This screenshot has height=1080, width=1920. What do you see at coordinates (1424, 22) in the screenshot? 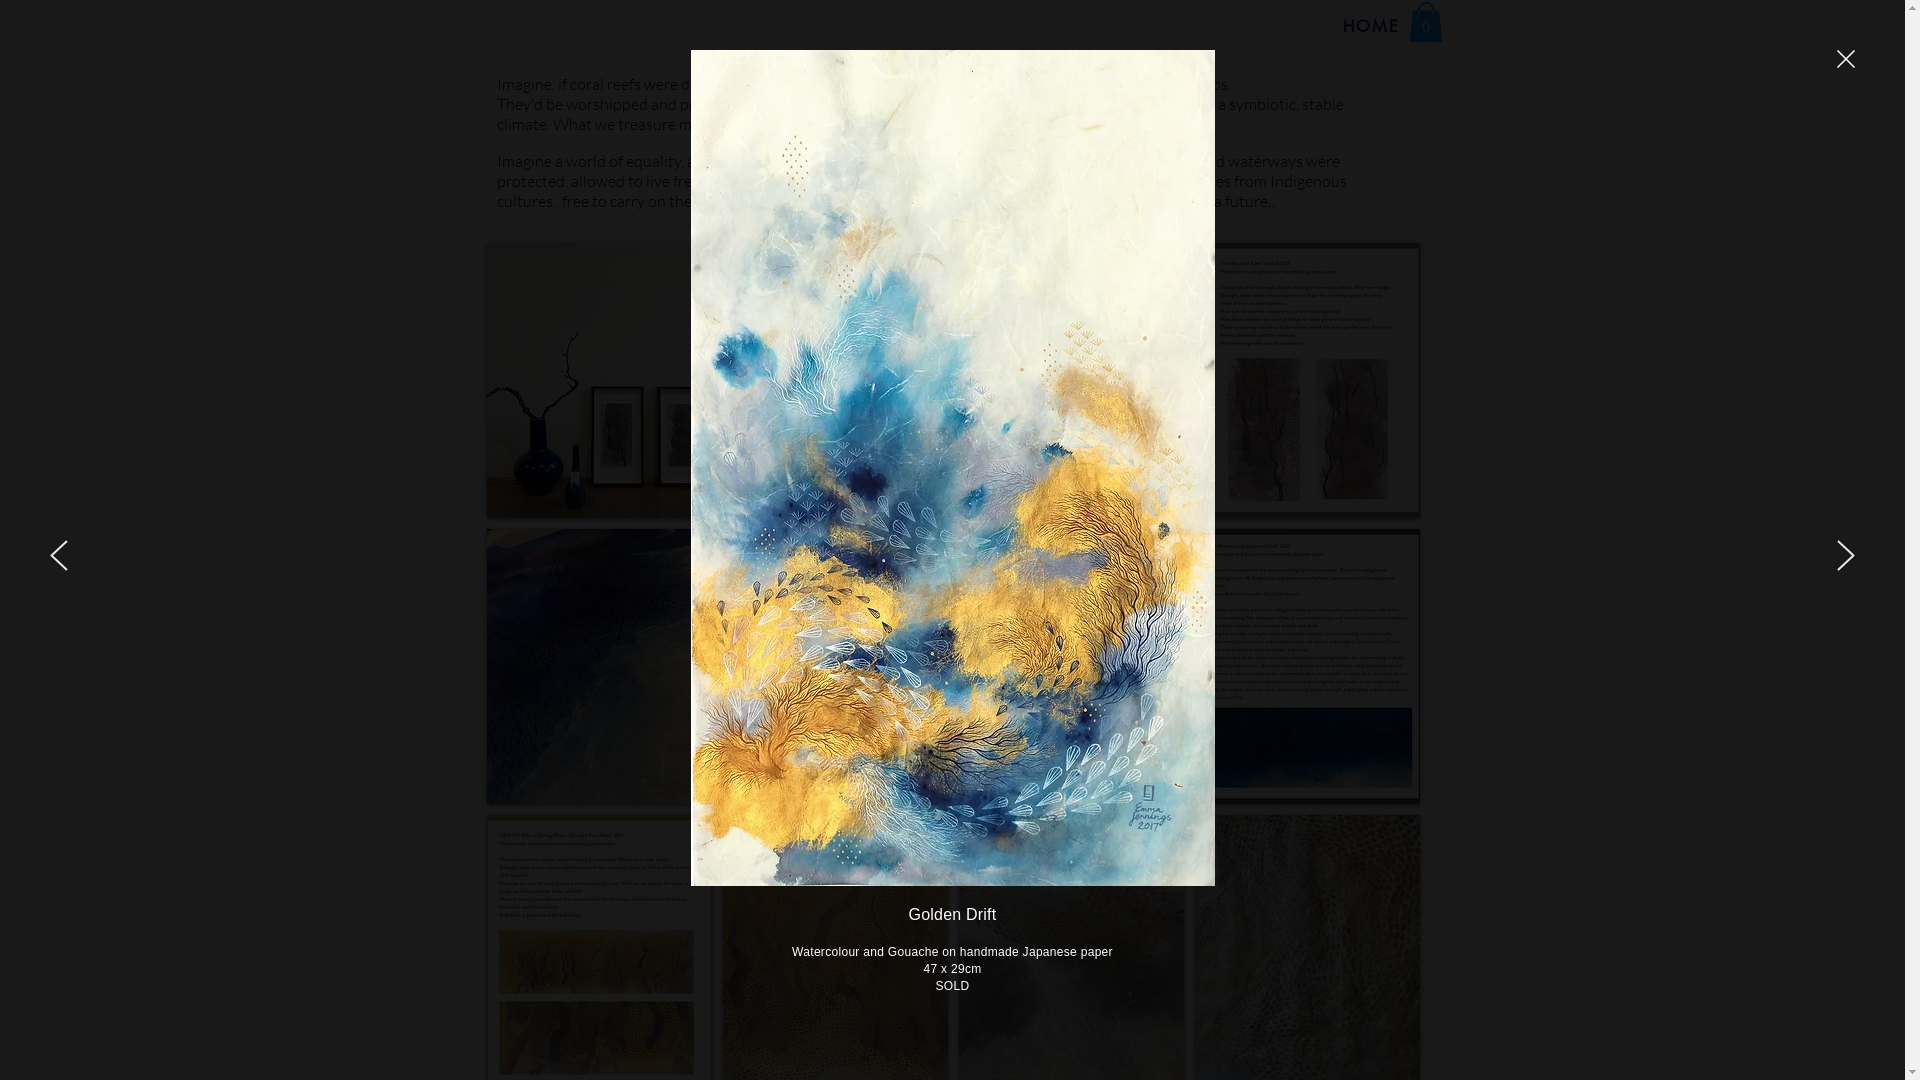
I see `'0'` at bounding box center [1424, 22].